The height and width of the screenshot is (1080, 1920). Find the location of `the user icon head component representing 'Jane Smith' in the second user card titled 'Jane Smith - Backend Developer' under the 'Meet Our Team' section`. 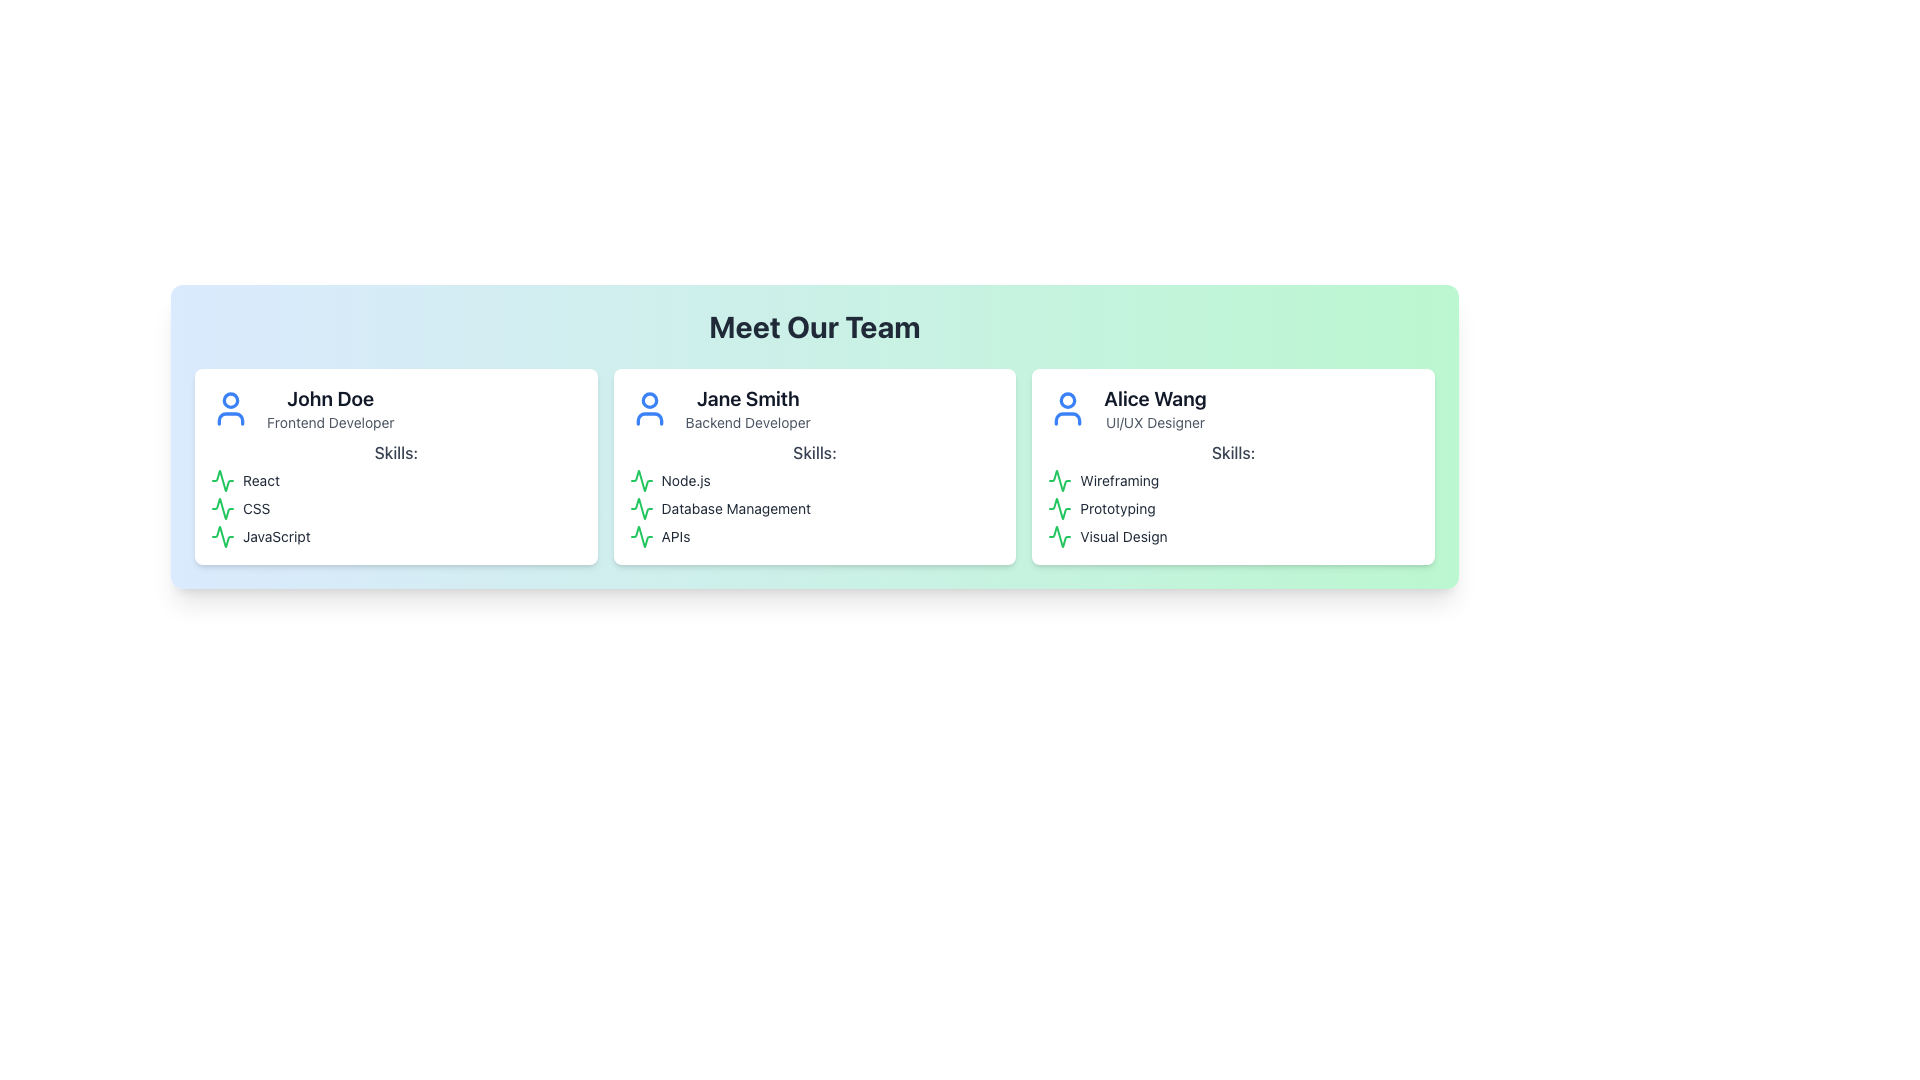

the user icon head component representing 'Jane Smith' in the second user card titled 'Jane Smith - Backend Developer' under the 'Meet Our Team' section is located at coordinates (649, 400).